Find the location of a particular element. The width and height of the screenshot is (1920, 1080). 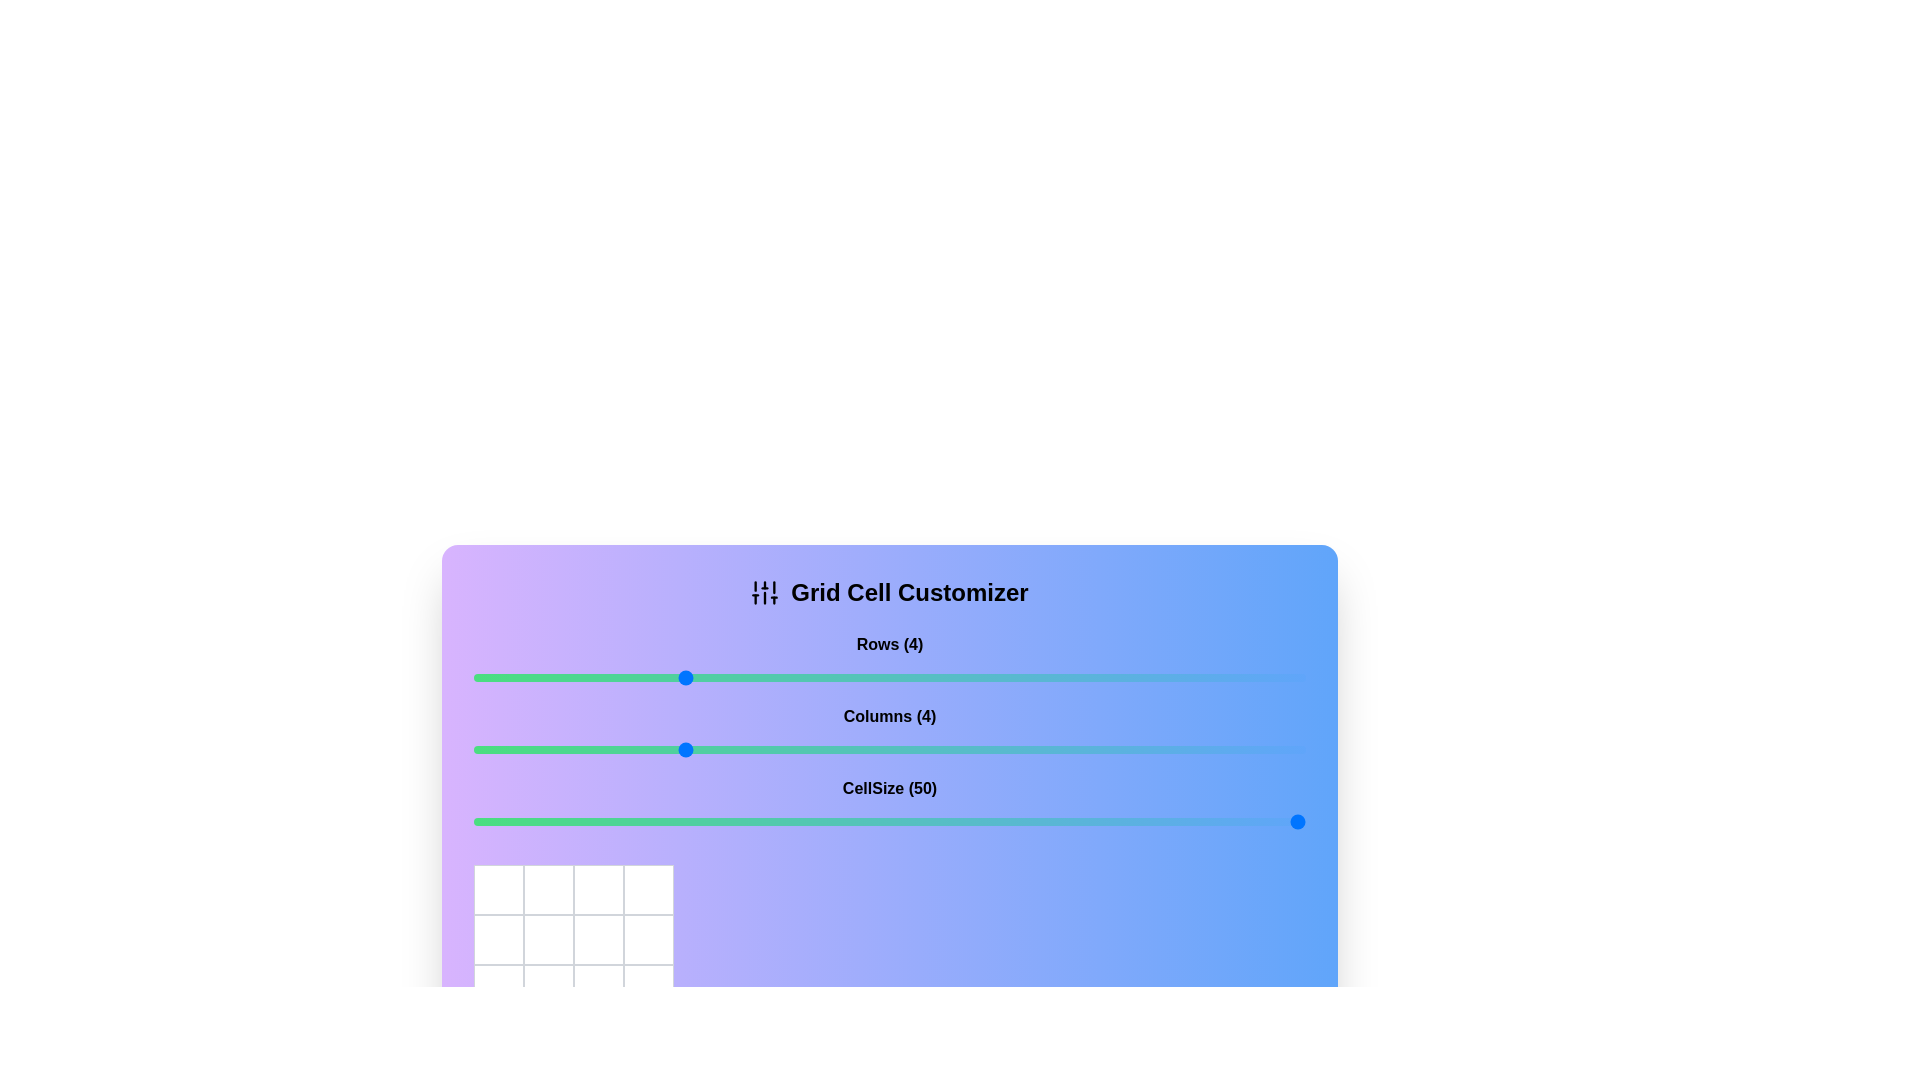

the 'CellSize' slider to 5 value is located at coordinates (785, 821).